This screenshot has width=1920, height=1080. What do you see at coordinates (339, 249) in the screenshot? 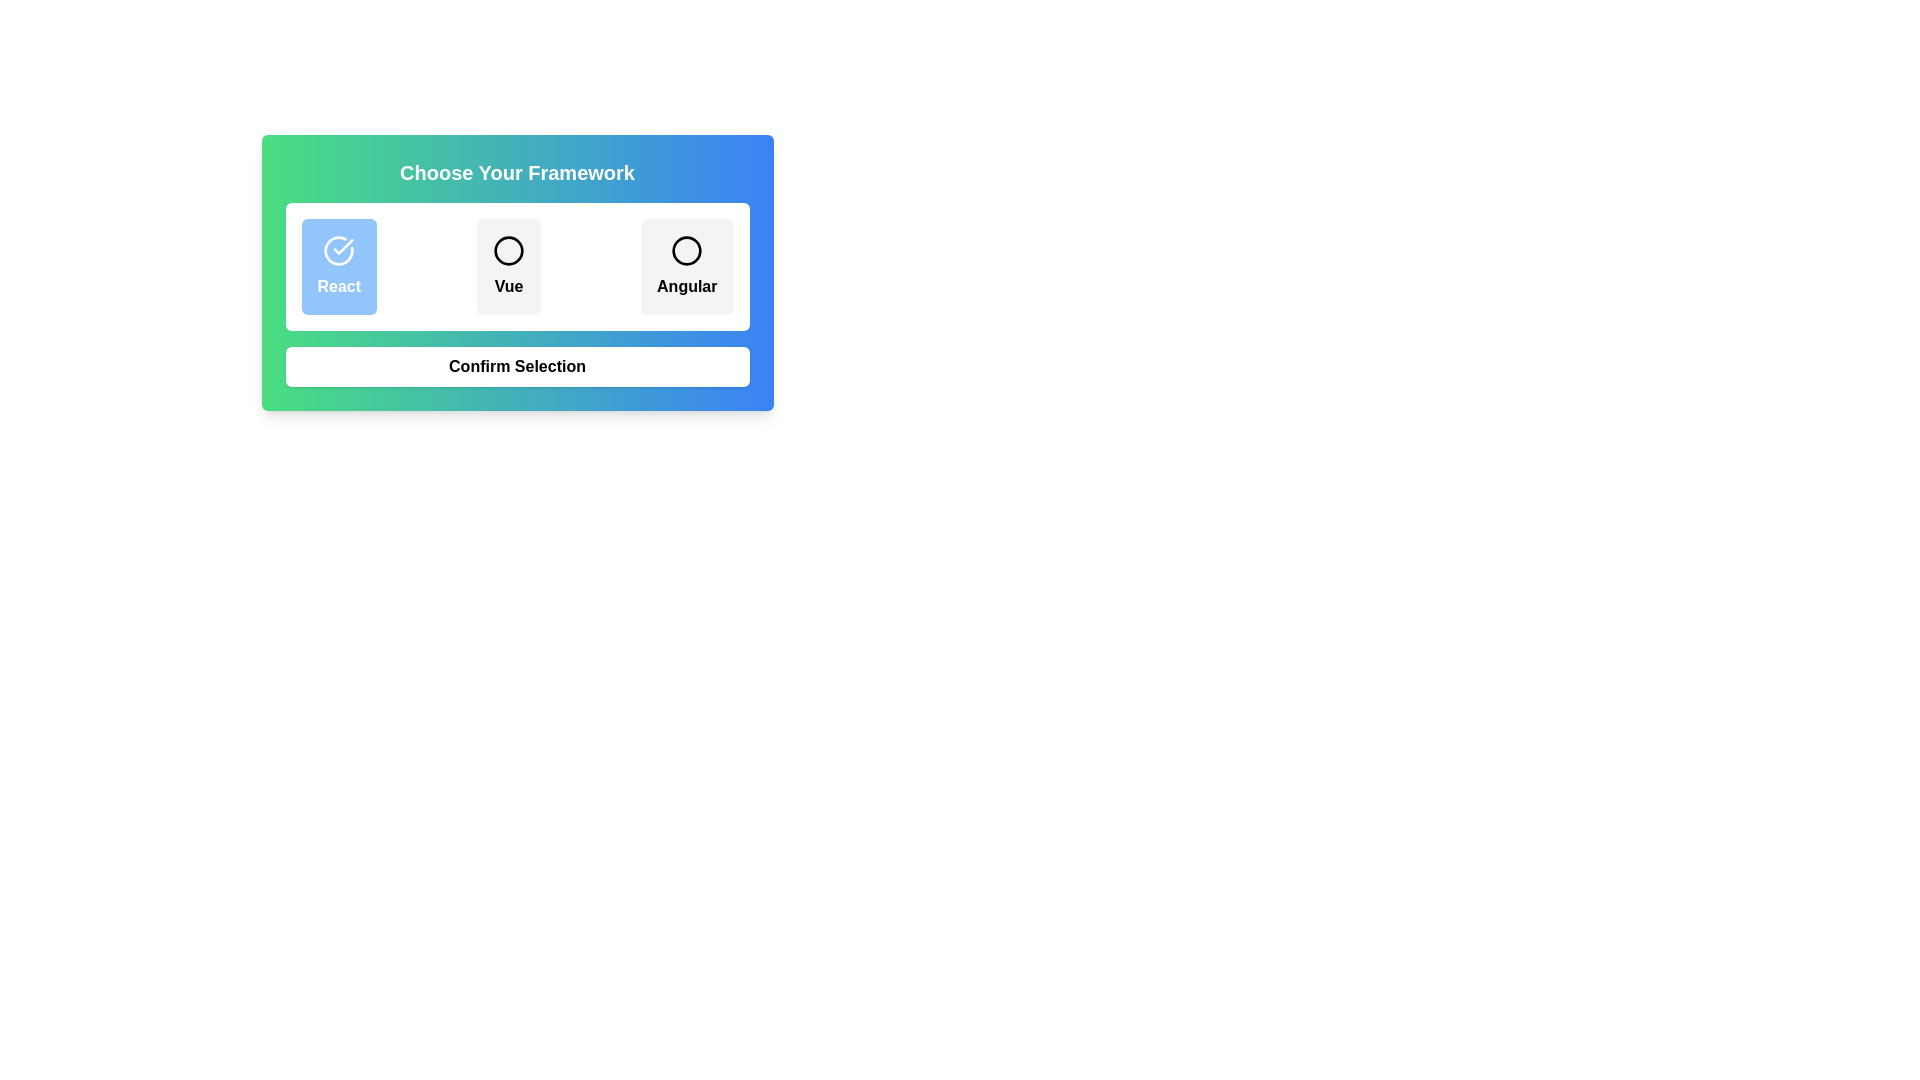
I see `the graphical representation of the top-left segment of the check mark icon within the blue background square of the 'React' button` at bounding box center [339, 249].